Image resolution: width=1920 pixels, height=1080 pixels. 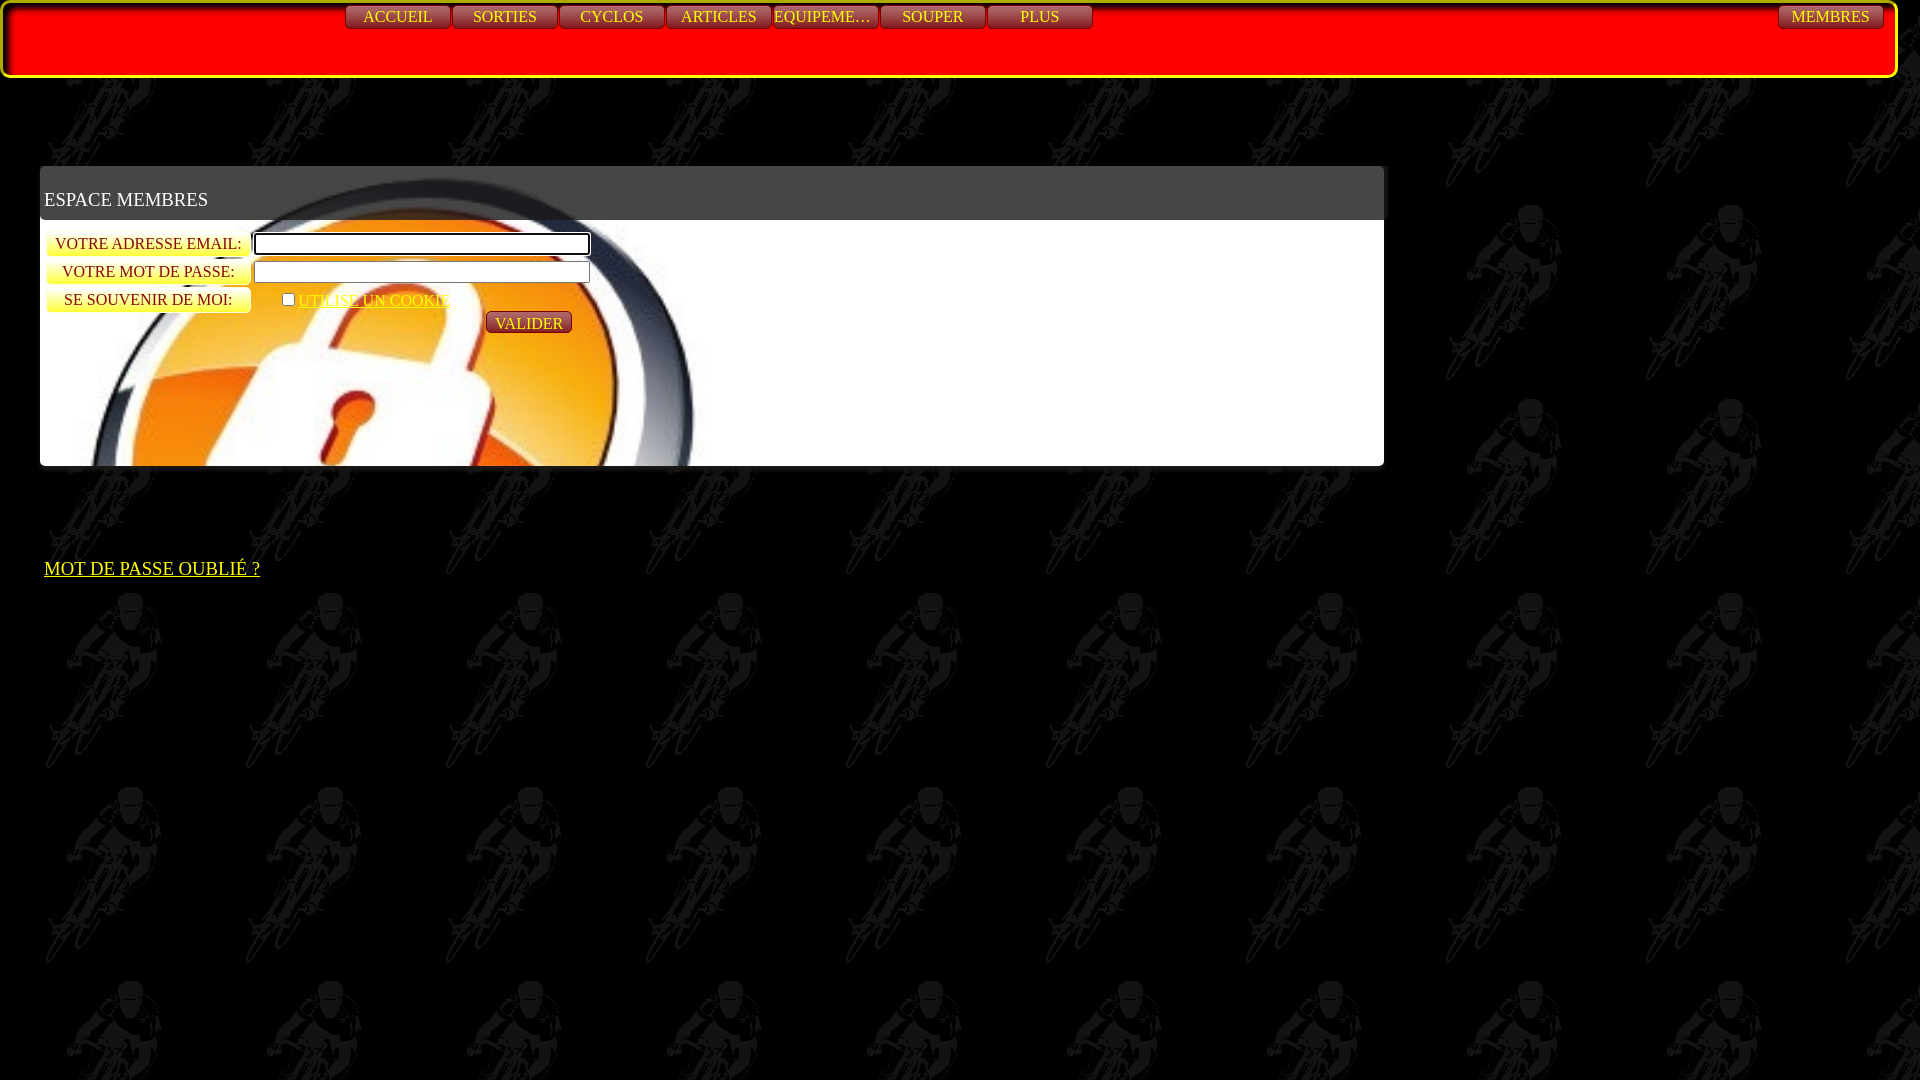 I want to click on 'CYCLOS', so click(x=610, y=16).